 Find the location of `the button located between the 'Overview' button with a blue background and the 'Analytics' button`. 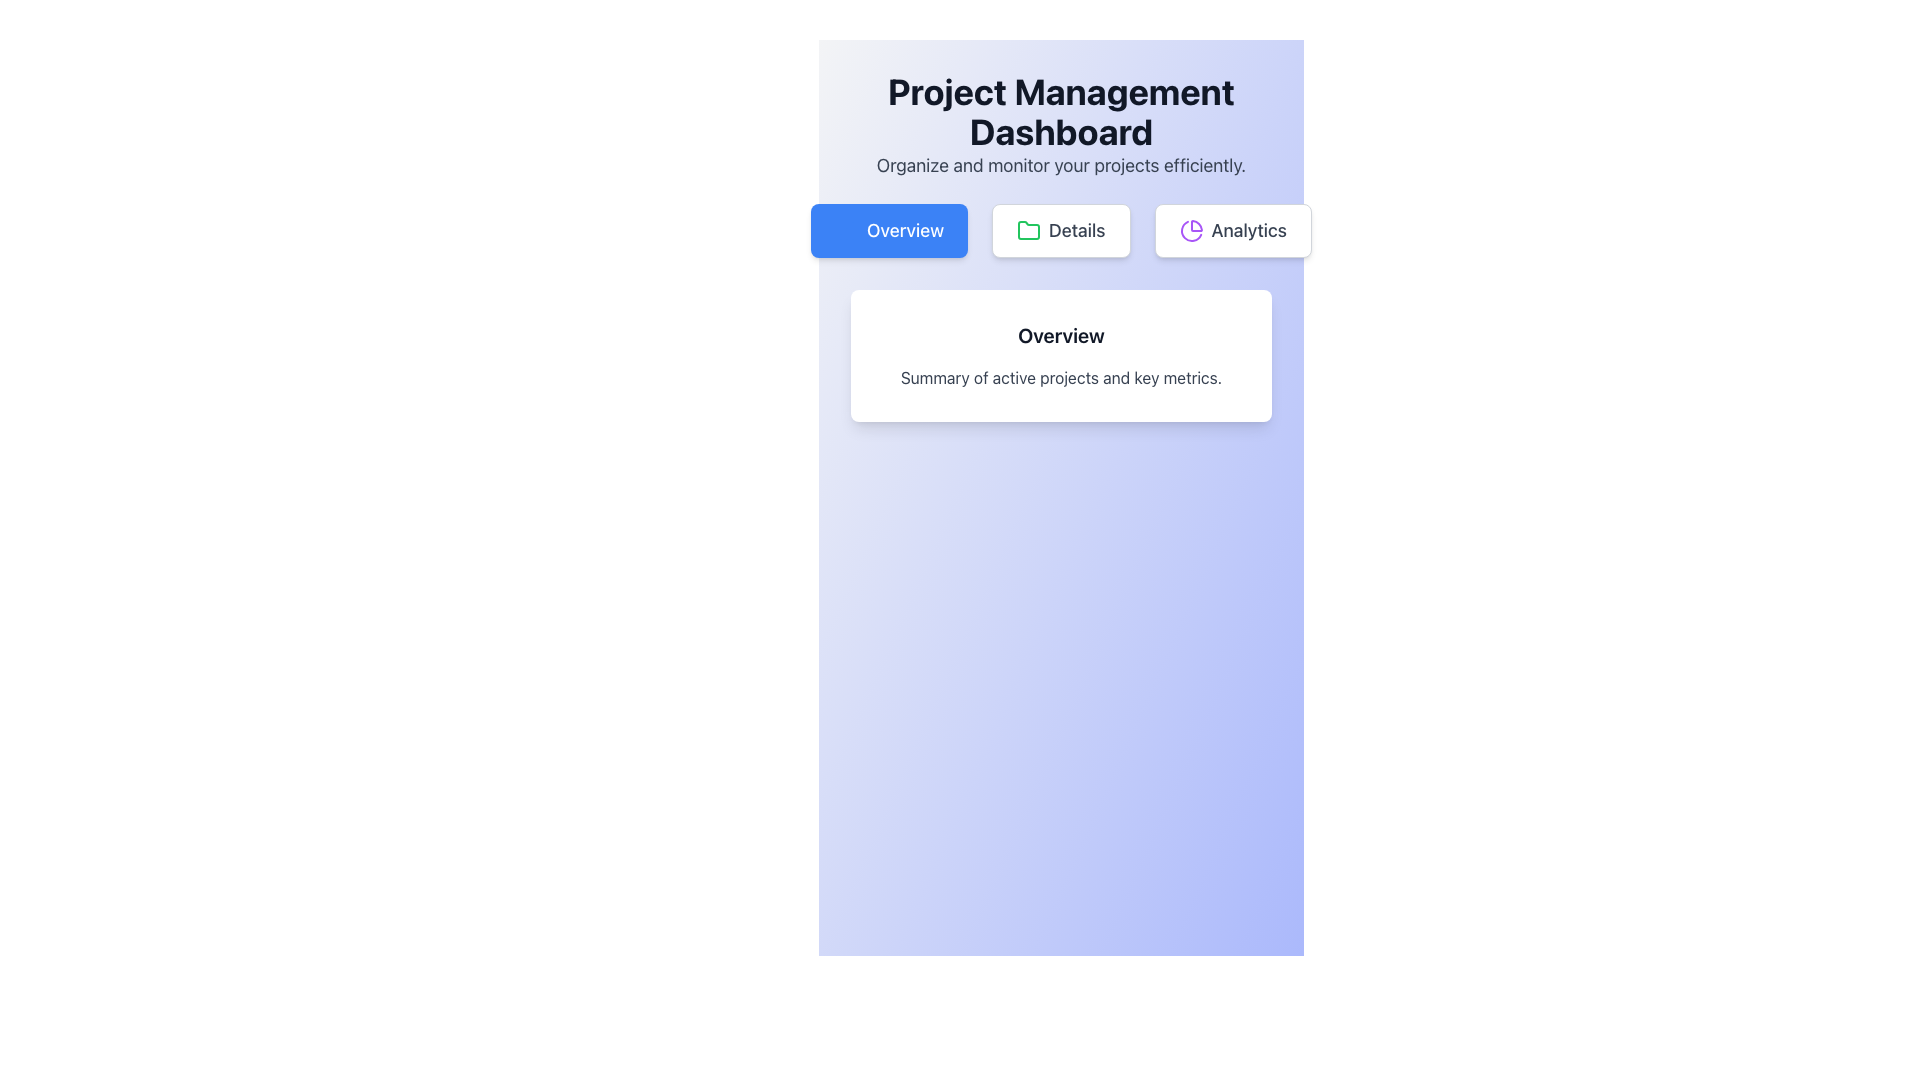

the button located between the 'Overview' button with a blue background and the 'Analytics' button is located at coordinates (1059, 230).